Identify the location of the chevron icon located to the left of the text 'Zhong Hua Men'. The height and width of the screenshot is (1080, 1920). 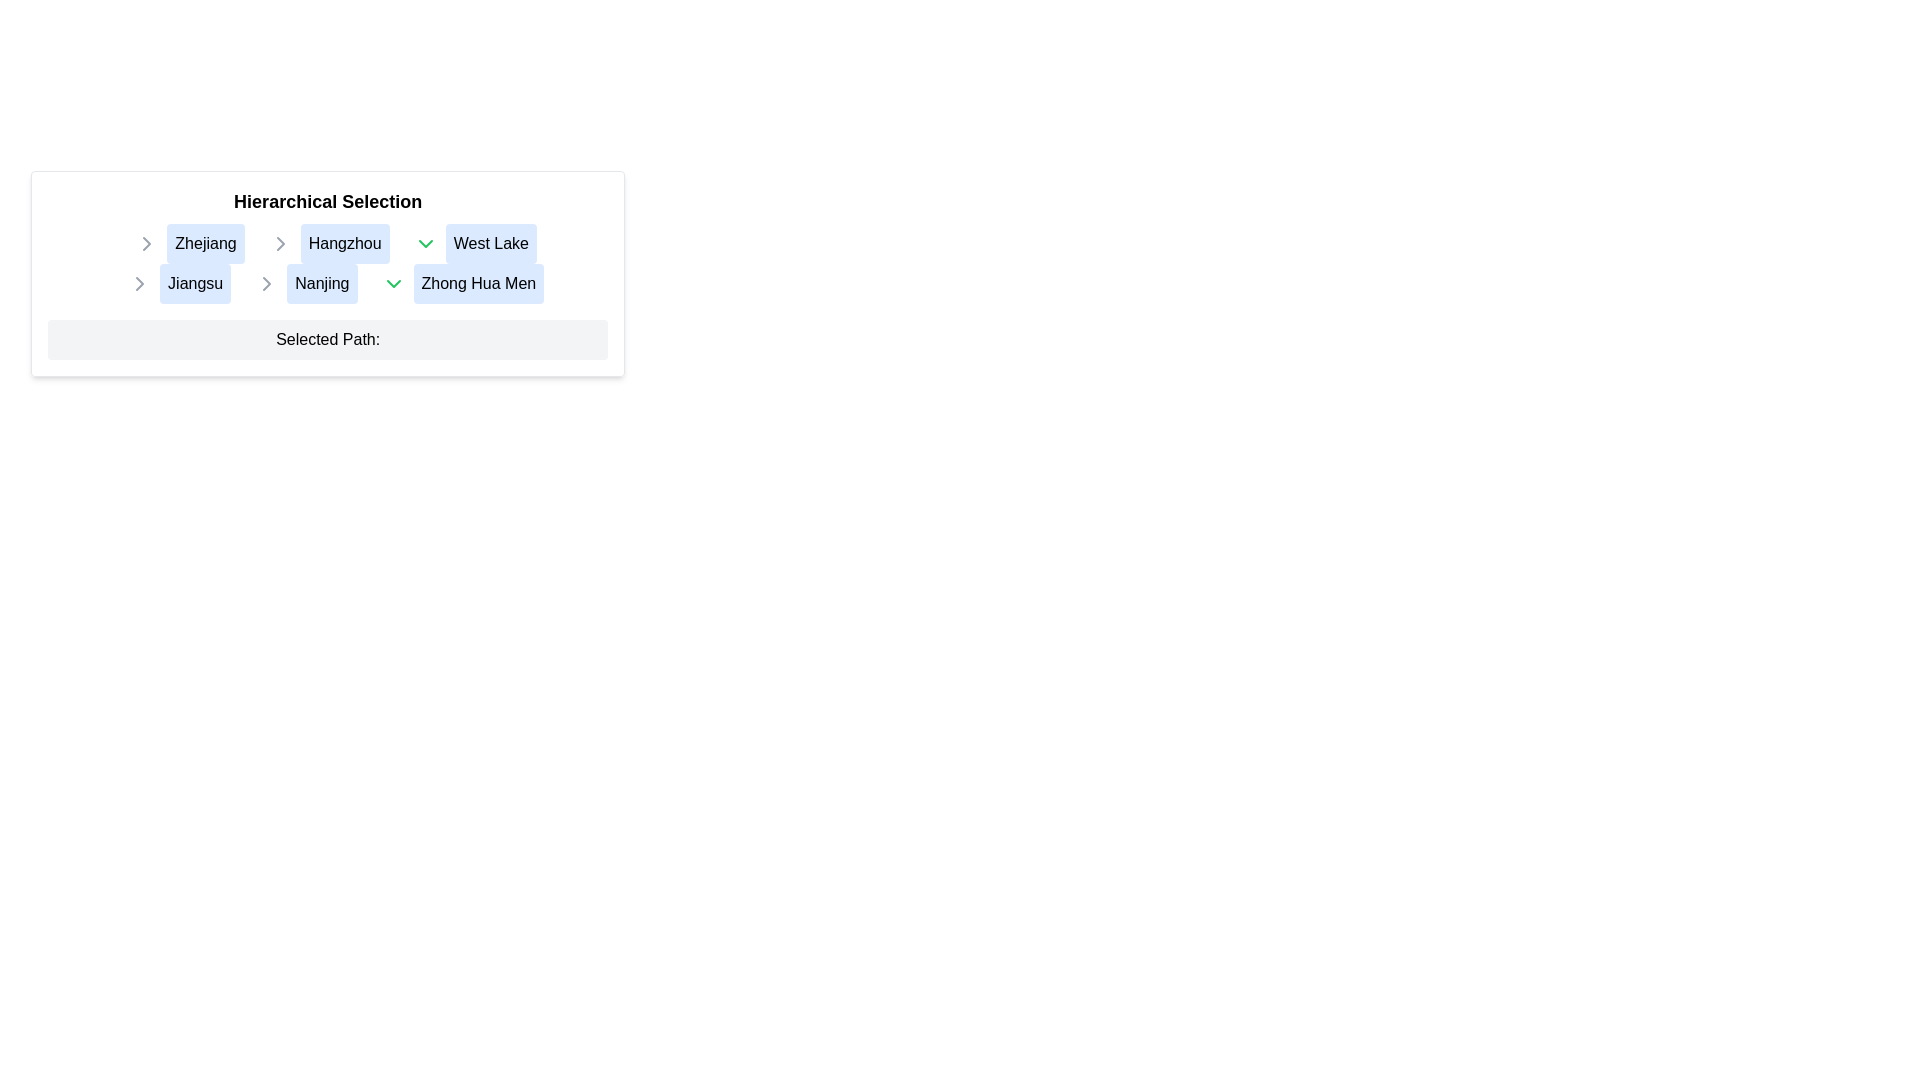
(393, 284).